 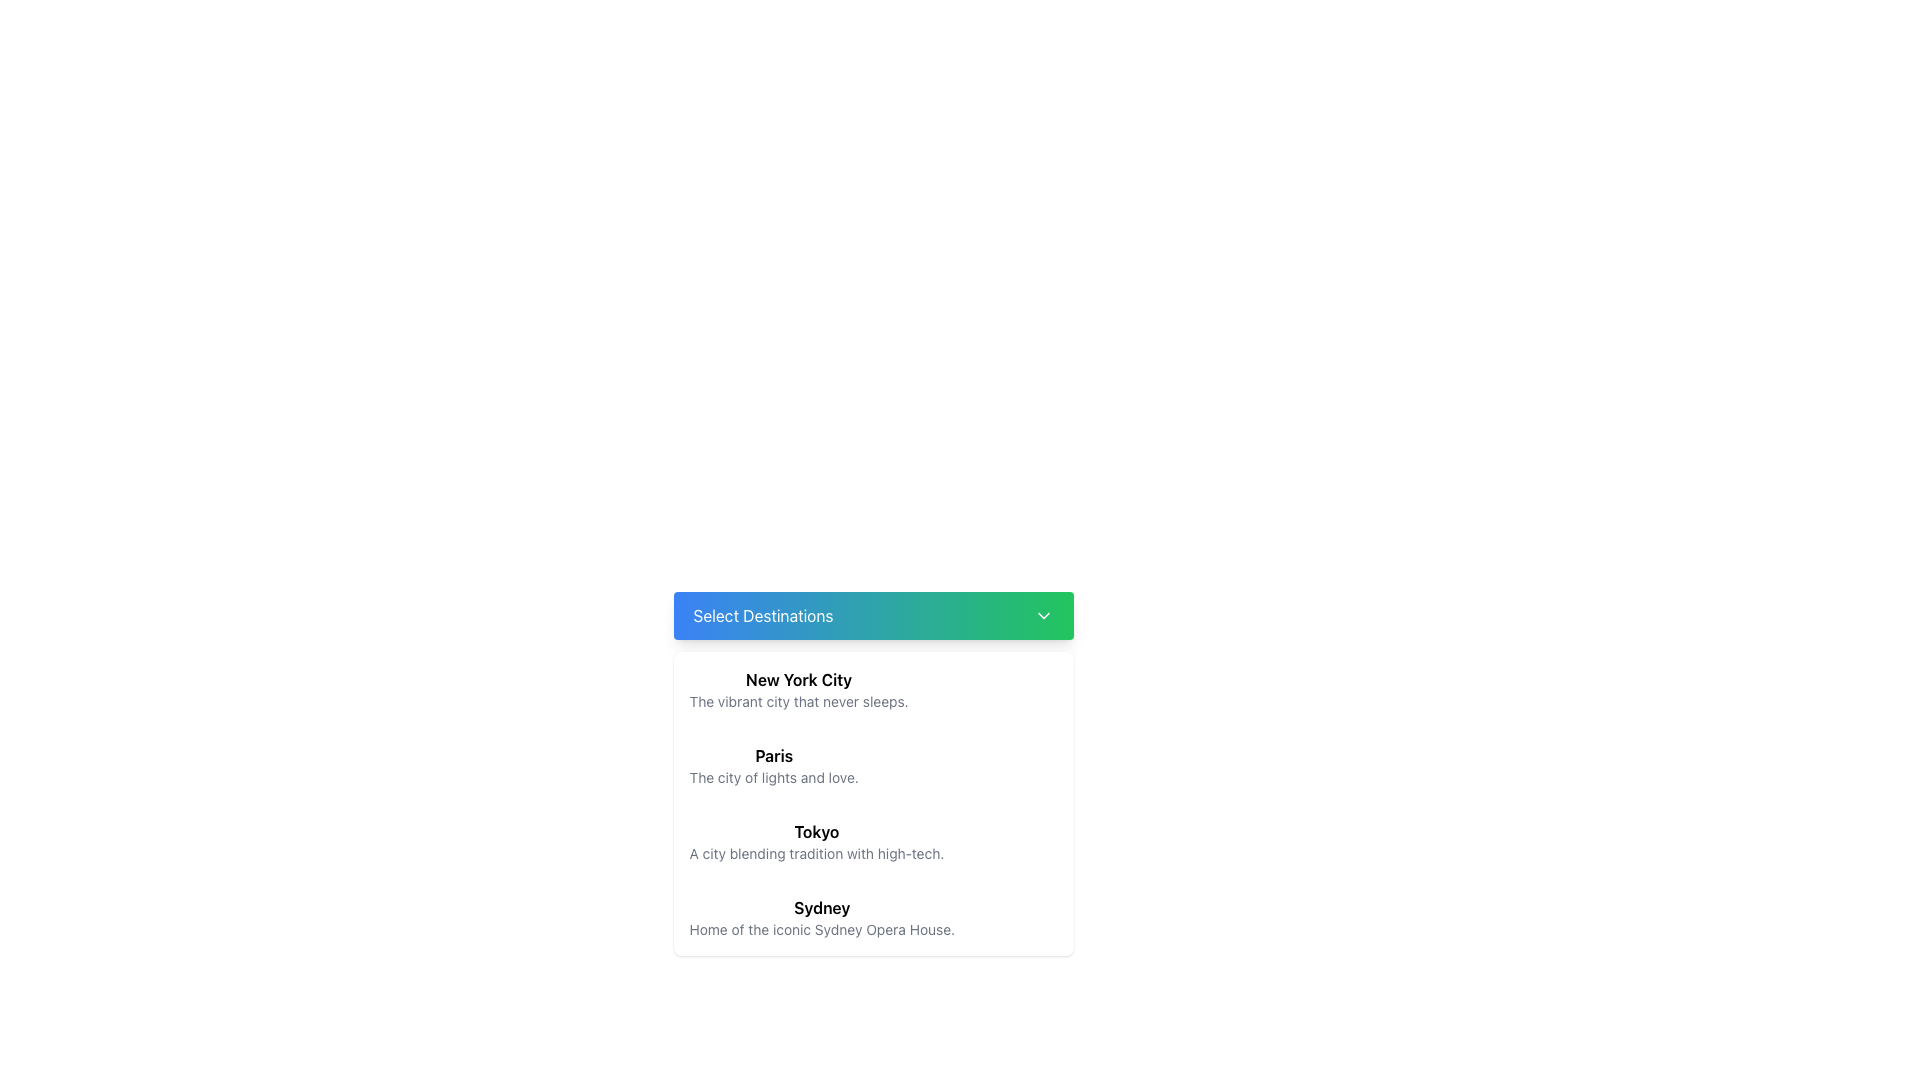 I want to click on the text label displaying 'Sydney', which is styled with bold font and located in the dropdown list of destination options, so click(x=822, y=907).